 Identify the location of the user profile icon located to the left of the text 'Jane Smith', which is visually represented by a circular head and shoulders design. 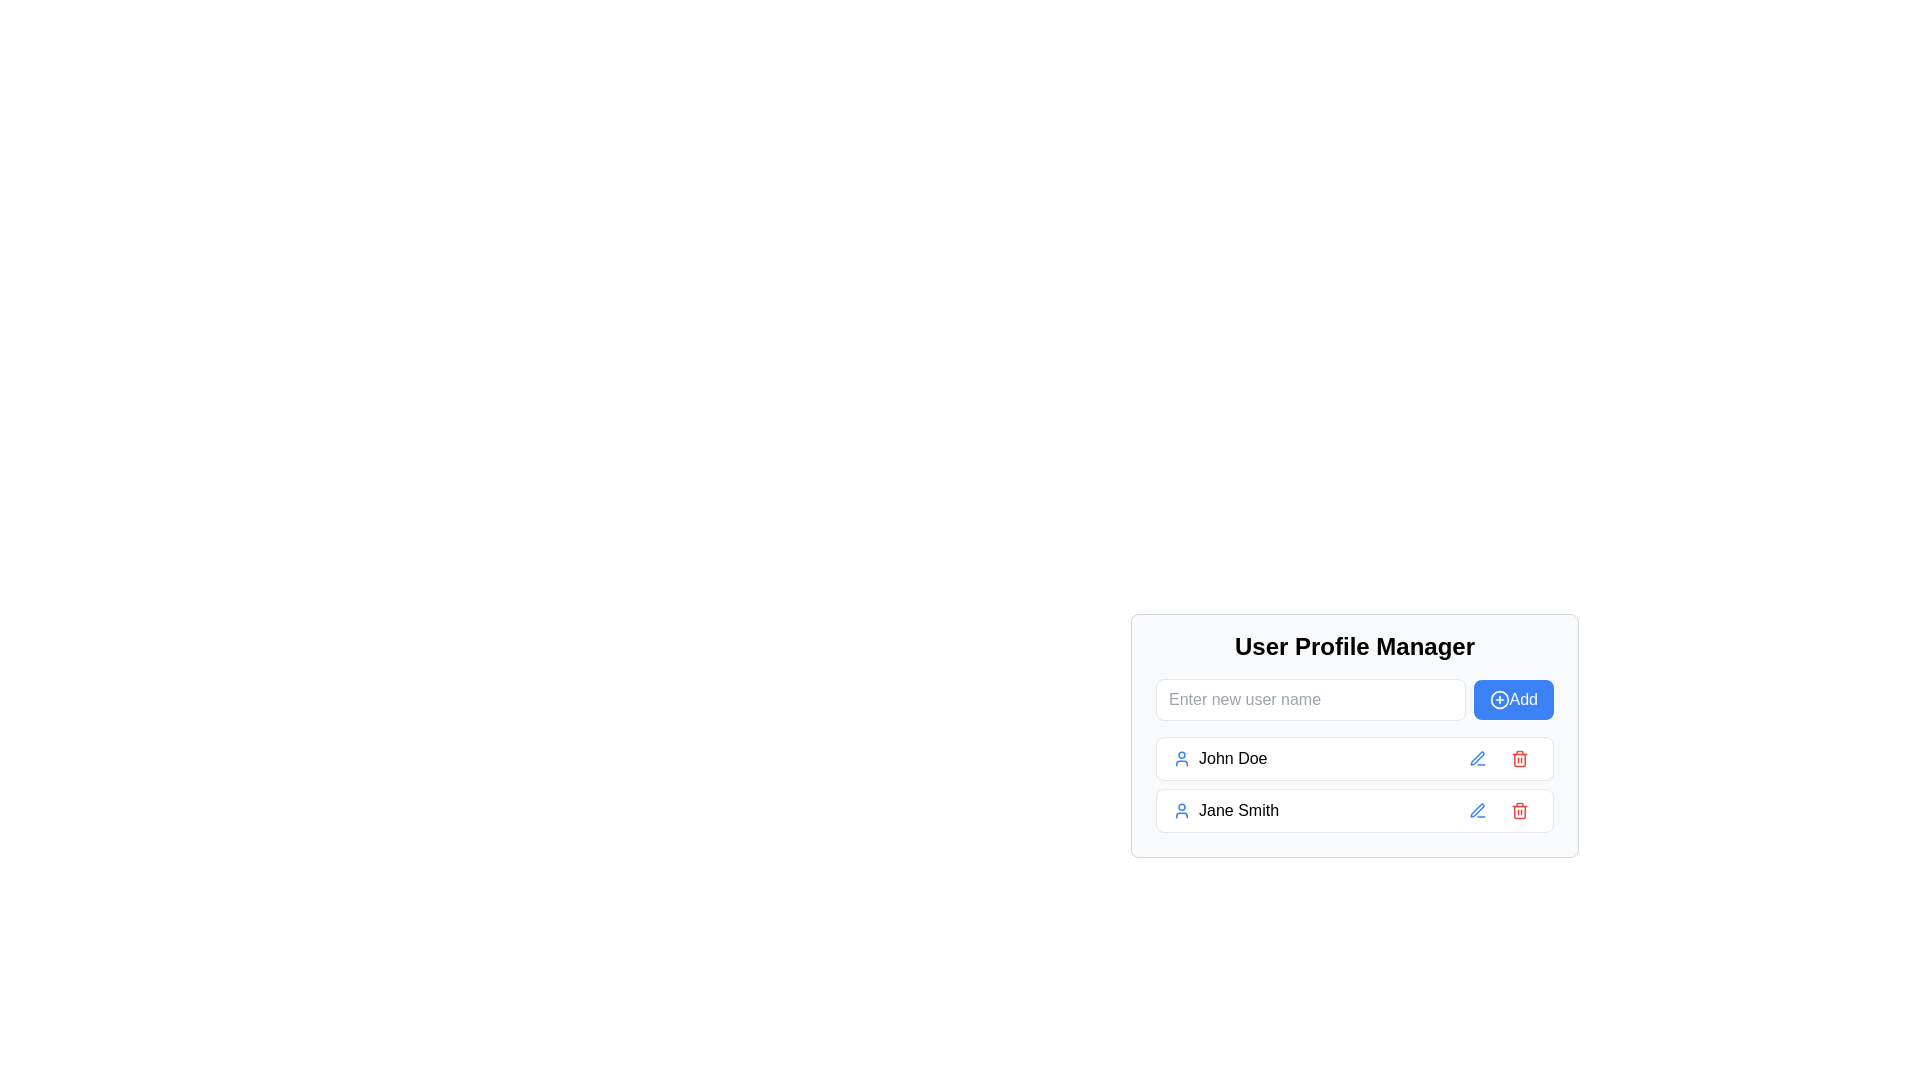
(1181, 810).